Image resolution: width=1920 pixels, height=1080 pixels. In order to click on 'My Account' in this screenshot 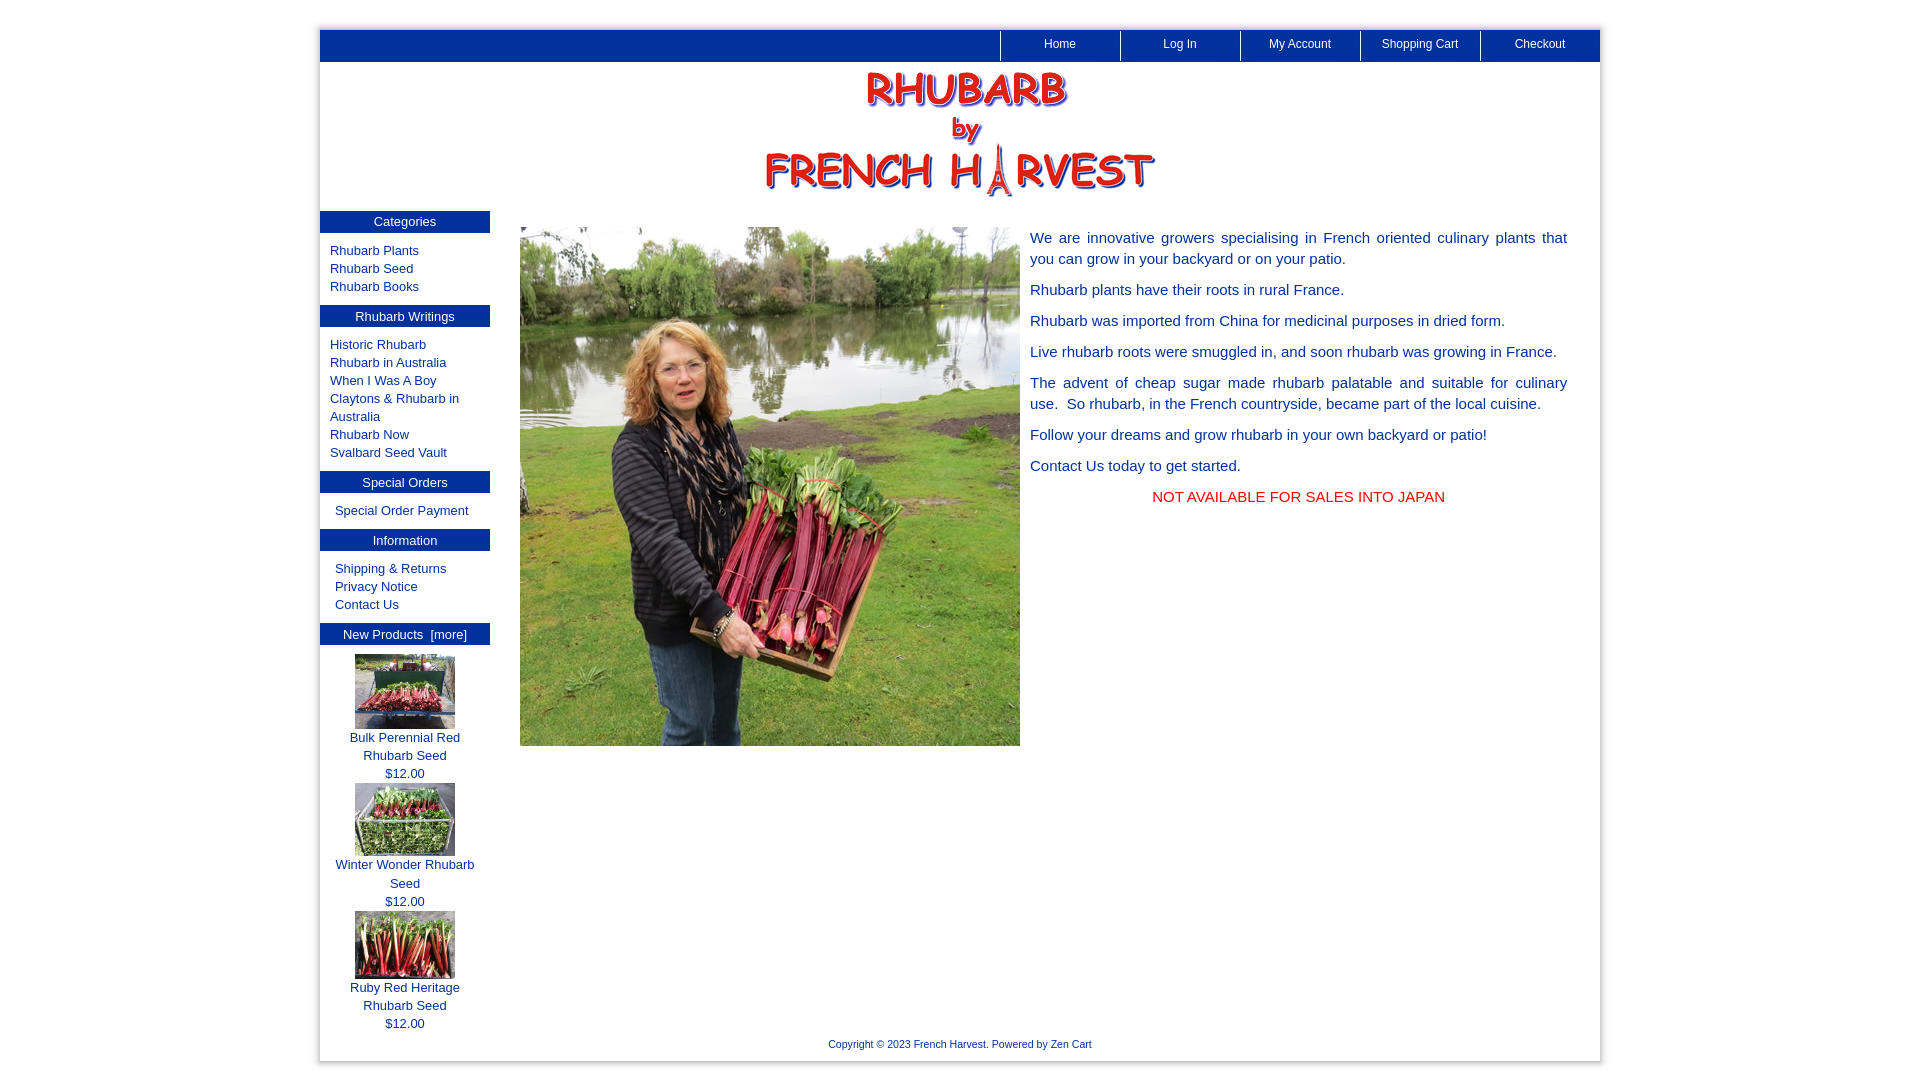, I will do `click(1300, 45)`.